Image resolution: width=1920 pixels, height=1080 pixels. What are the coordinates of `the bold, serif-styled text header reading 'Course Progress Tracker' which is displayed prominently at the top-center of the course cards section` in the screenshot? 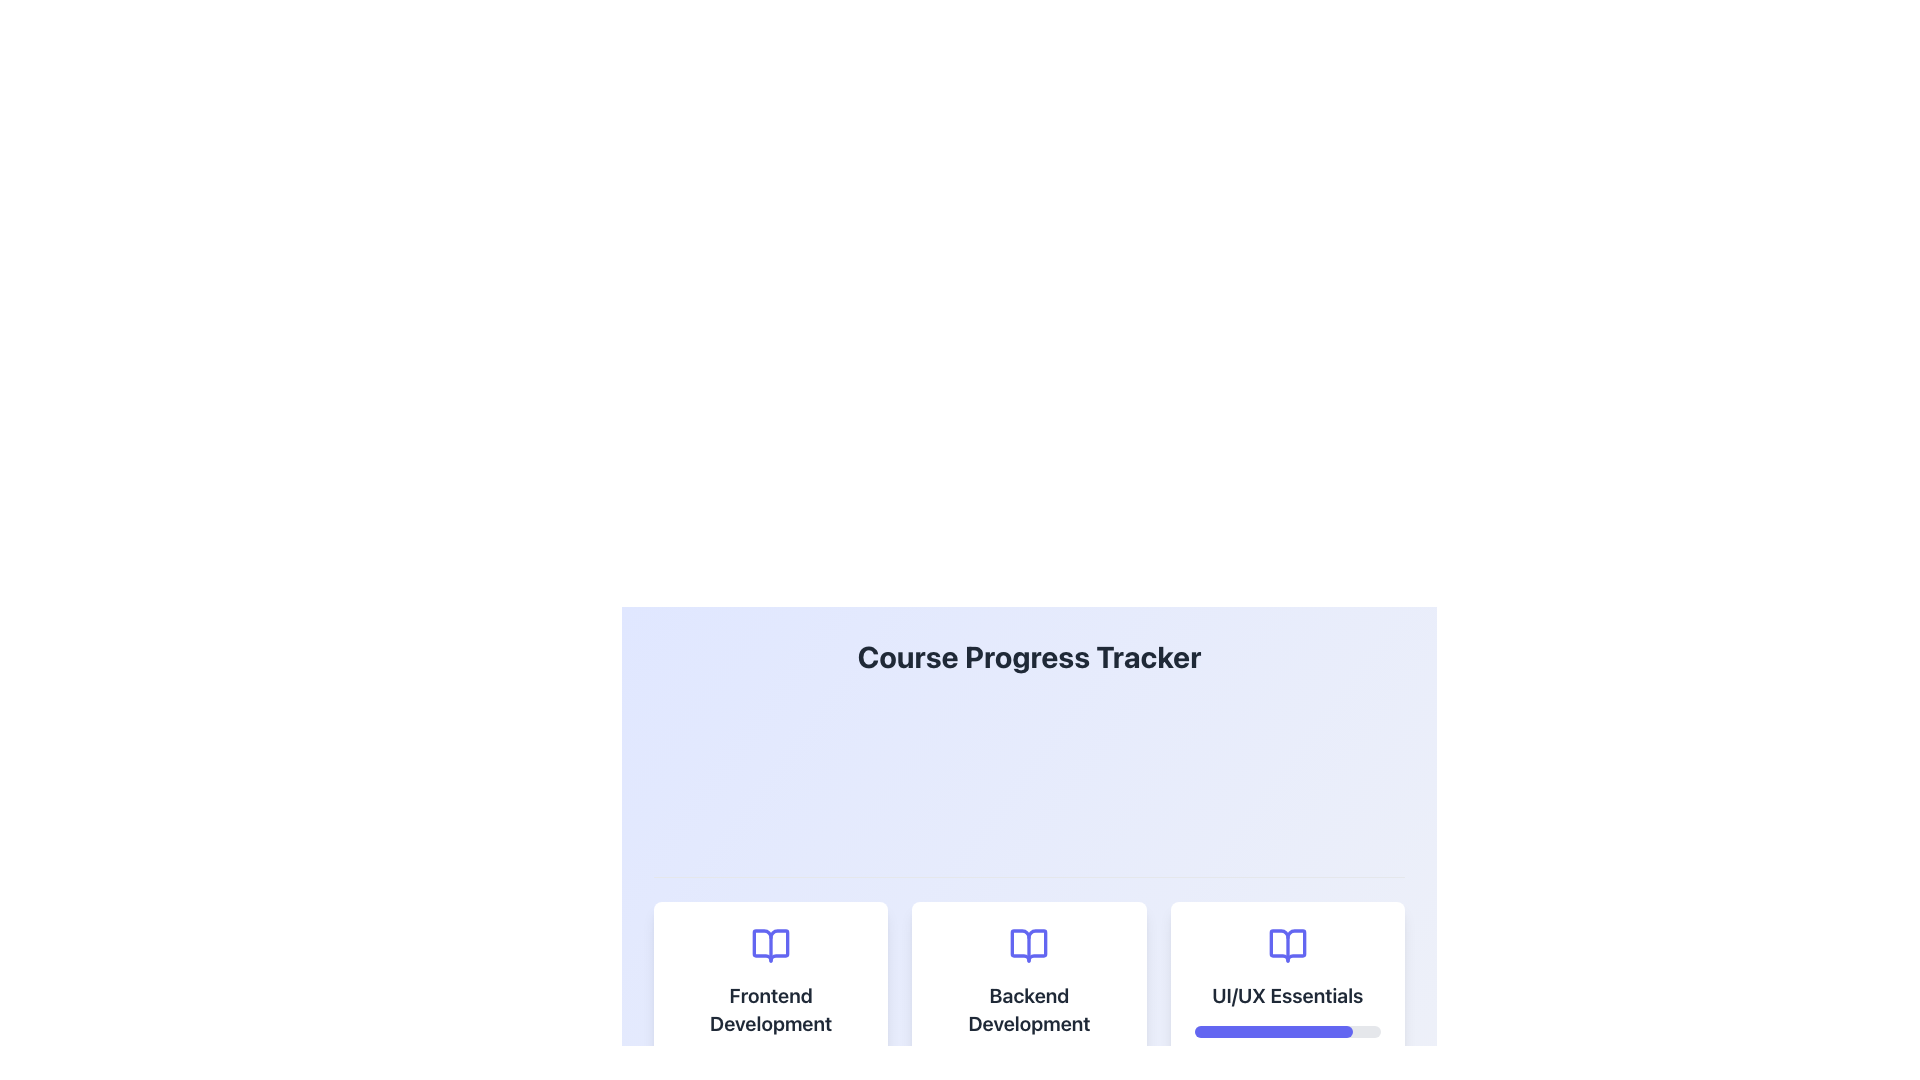 It's located at (1029, 656).